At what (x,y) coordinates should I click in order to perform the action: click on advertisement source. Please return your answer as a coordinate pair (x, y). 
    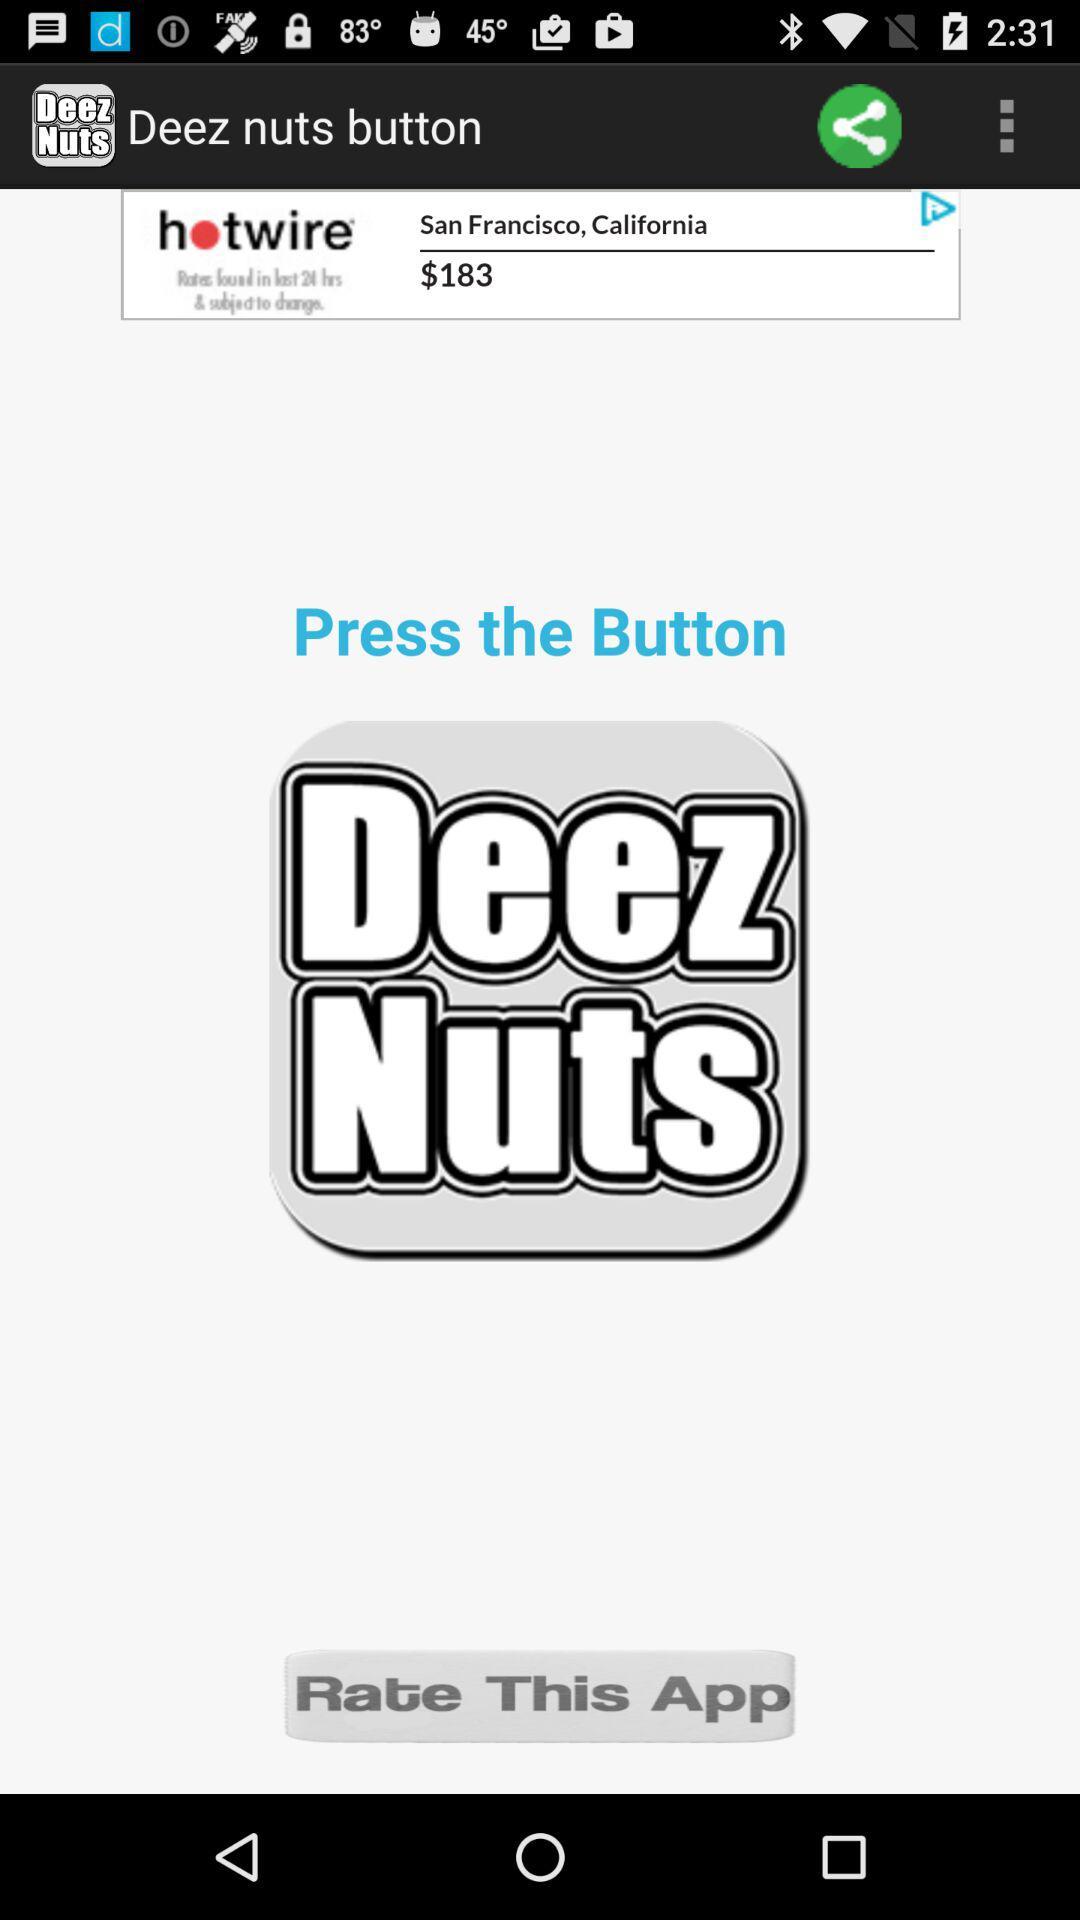
    Looking at the image, I should click on (540, 253).